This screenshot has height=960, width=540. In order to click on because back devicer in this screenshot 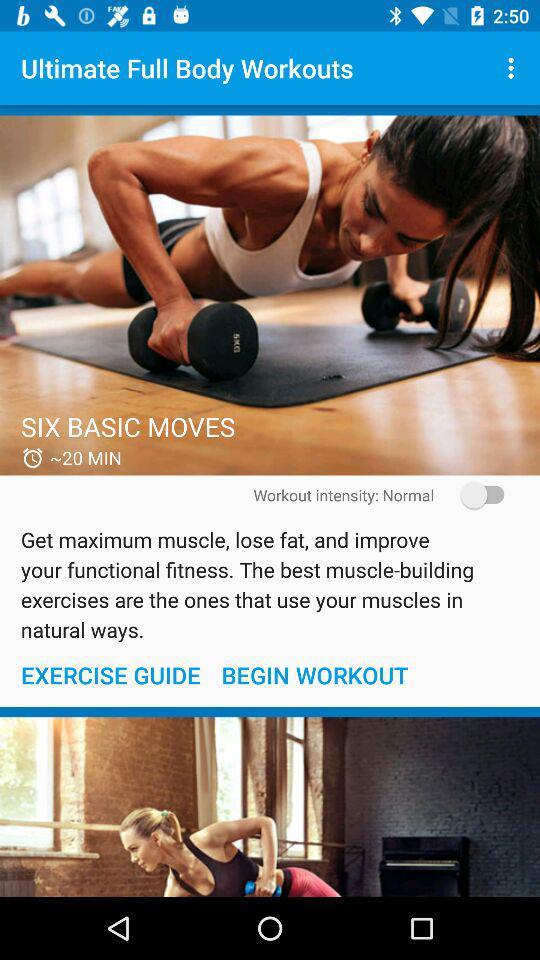, I will do `click(270, 294)`.